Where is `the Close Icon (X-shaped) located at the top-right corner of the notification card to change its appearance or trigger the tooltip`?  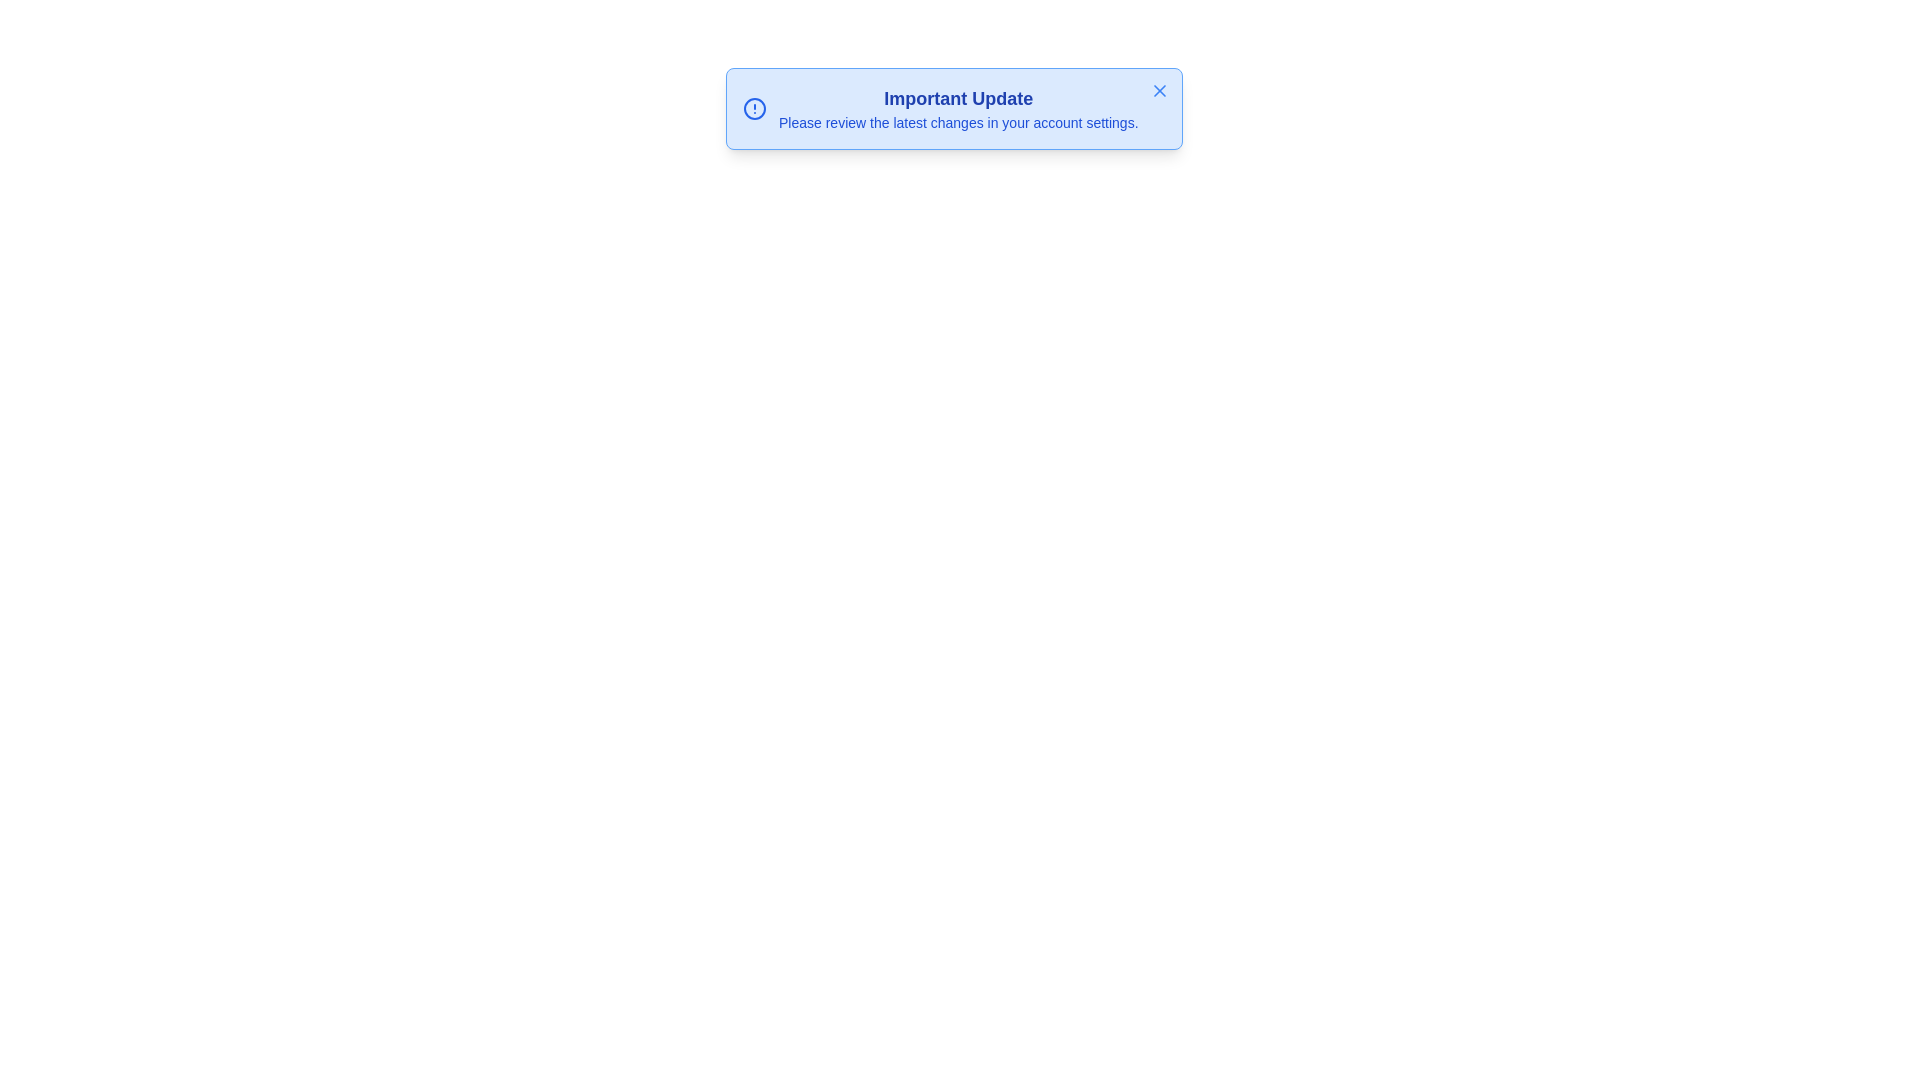
the Close Icon (X-shaped) located at the top-right corner of the notification card to change its appearance or trigger the tooltip is located at coordinates (1160, 91).